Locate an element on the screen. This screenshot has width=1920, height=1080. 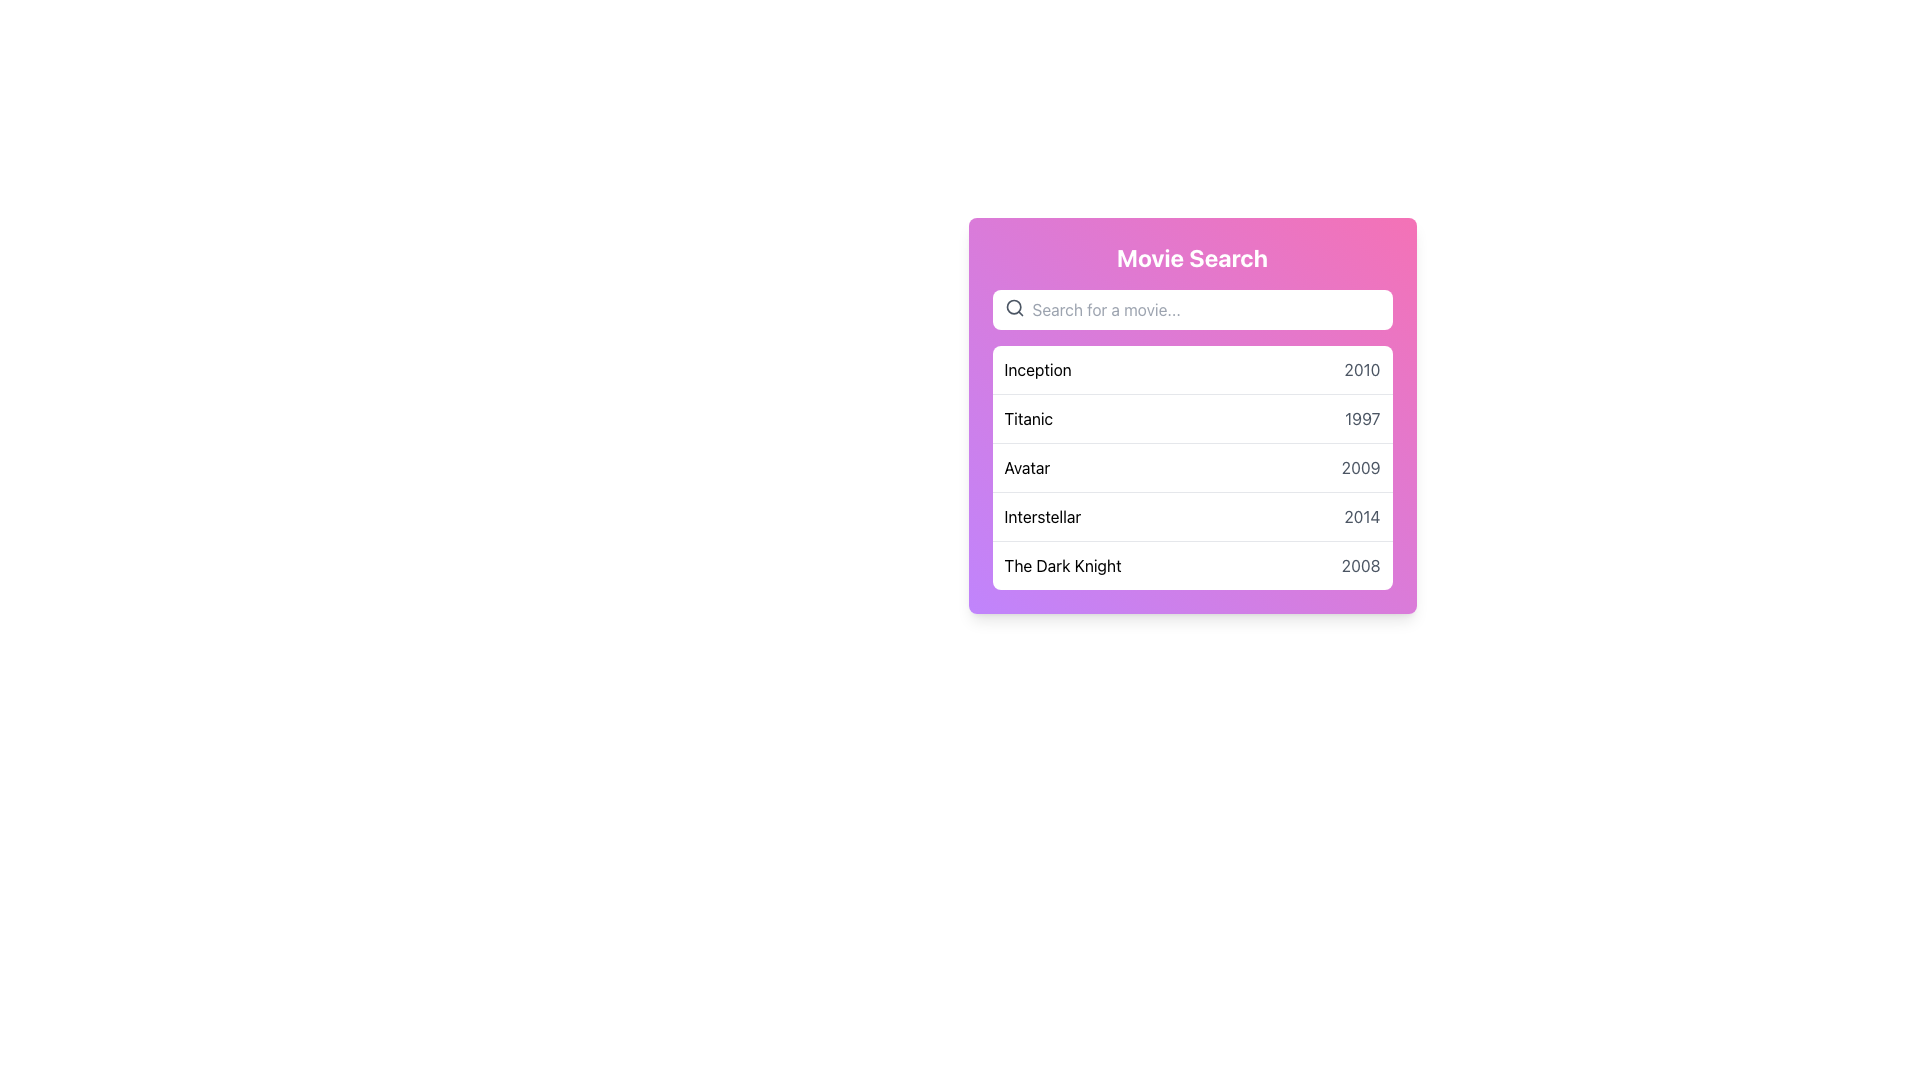
the fifth item in the movie list, which displays the title and release year, located below 'Interstellar (2014)' is located at coordinates (1192, 565).